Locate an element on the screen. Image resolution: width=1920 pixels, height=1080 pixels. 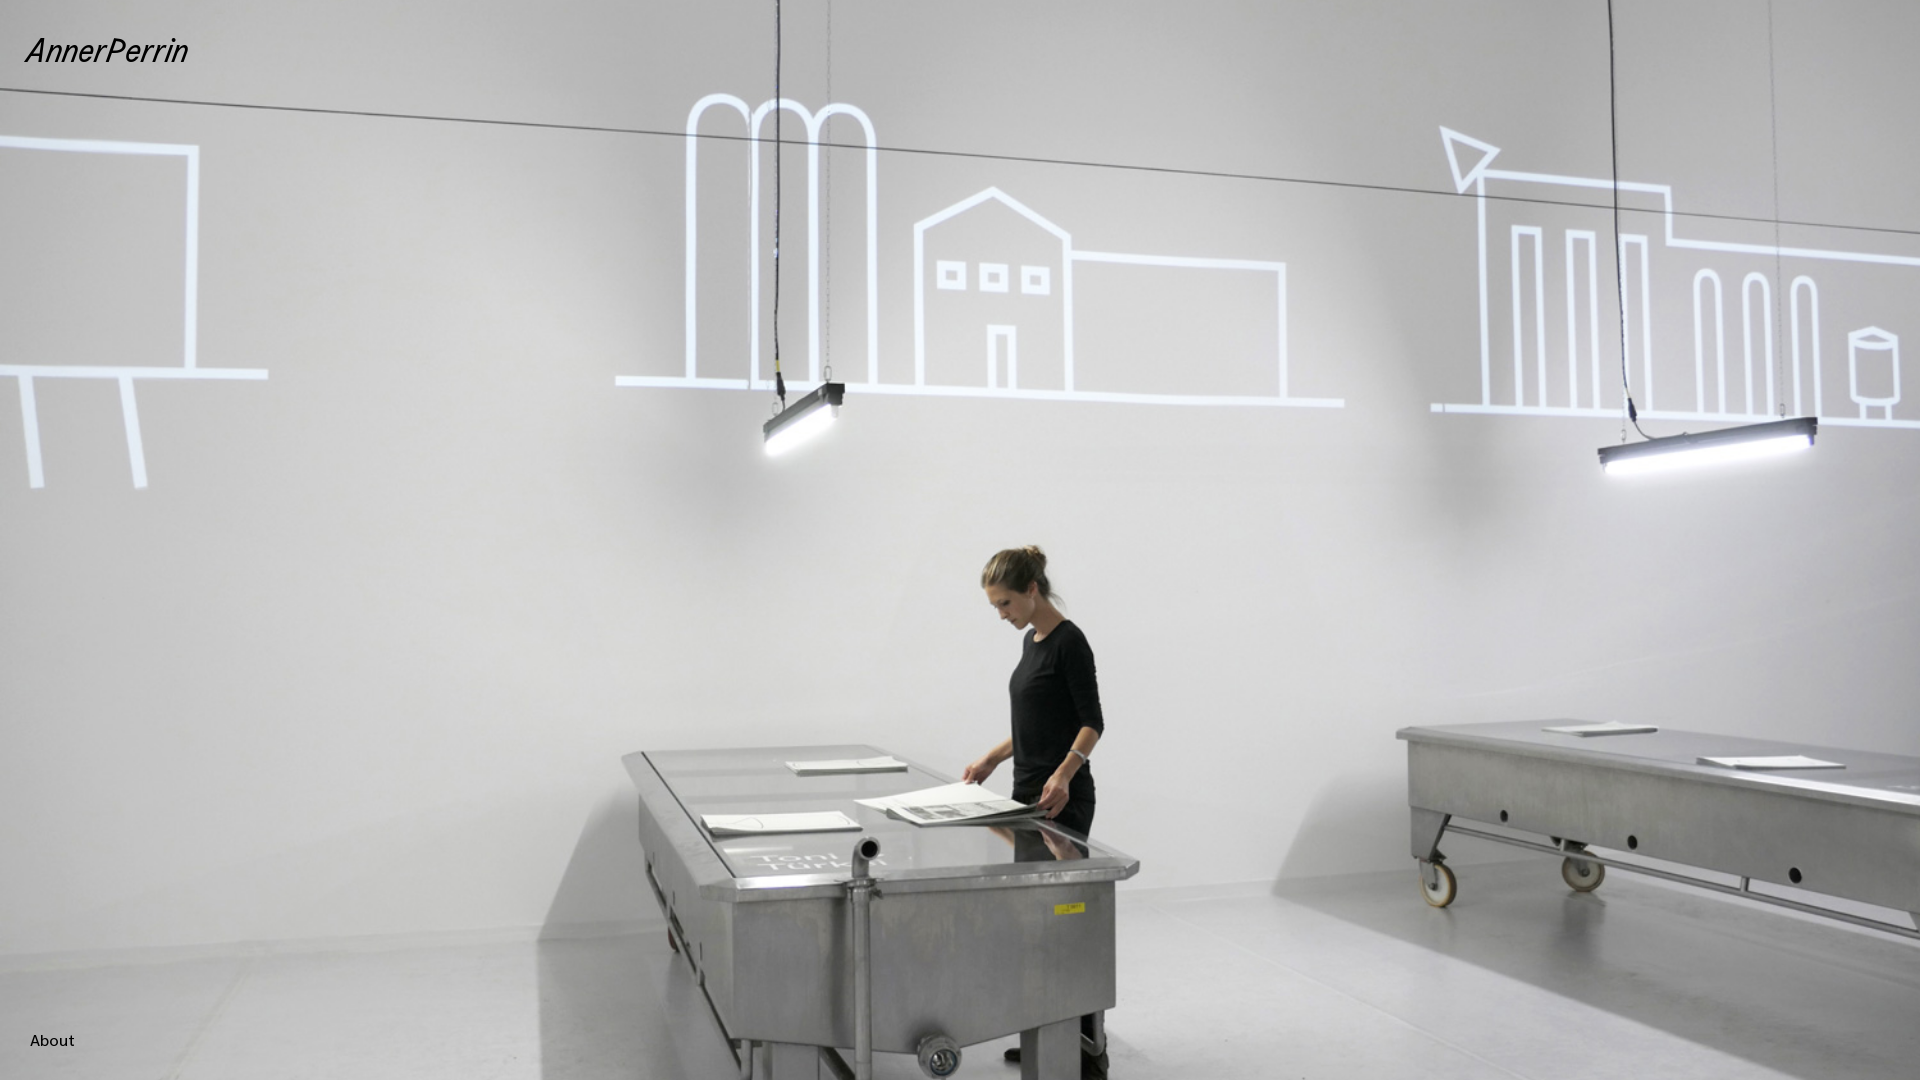
'About' is located at coordinates (52, 1039).